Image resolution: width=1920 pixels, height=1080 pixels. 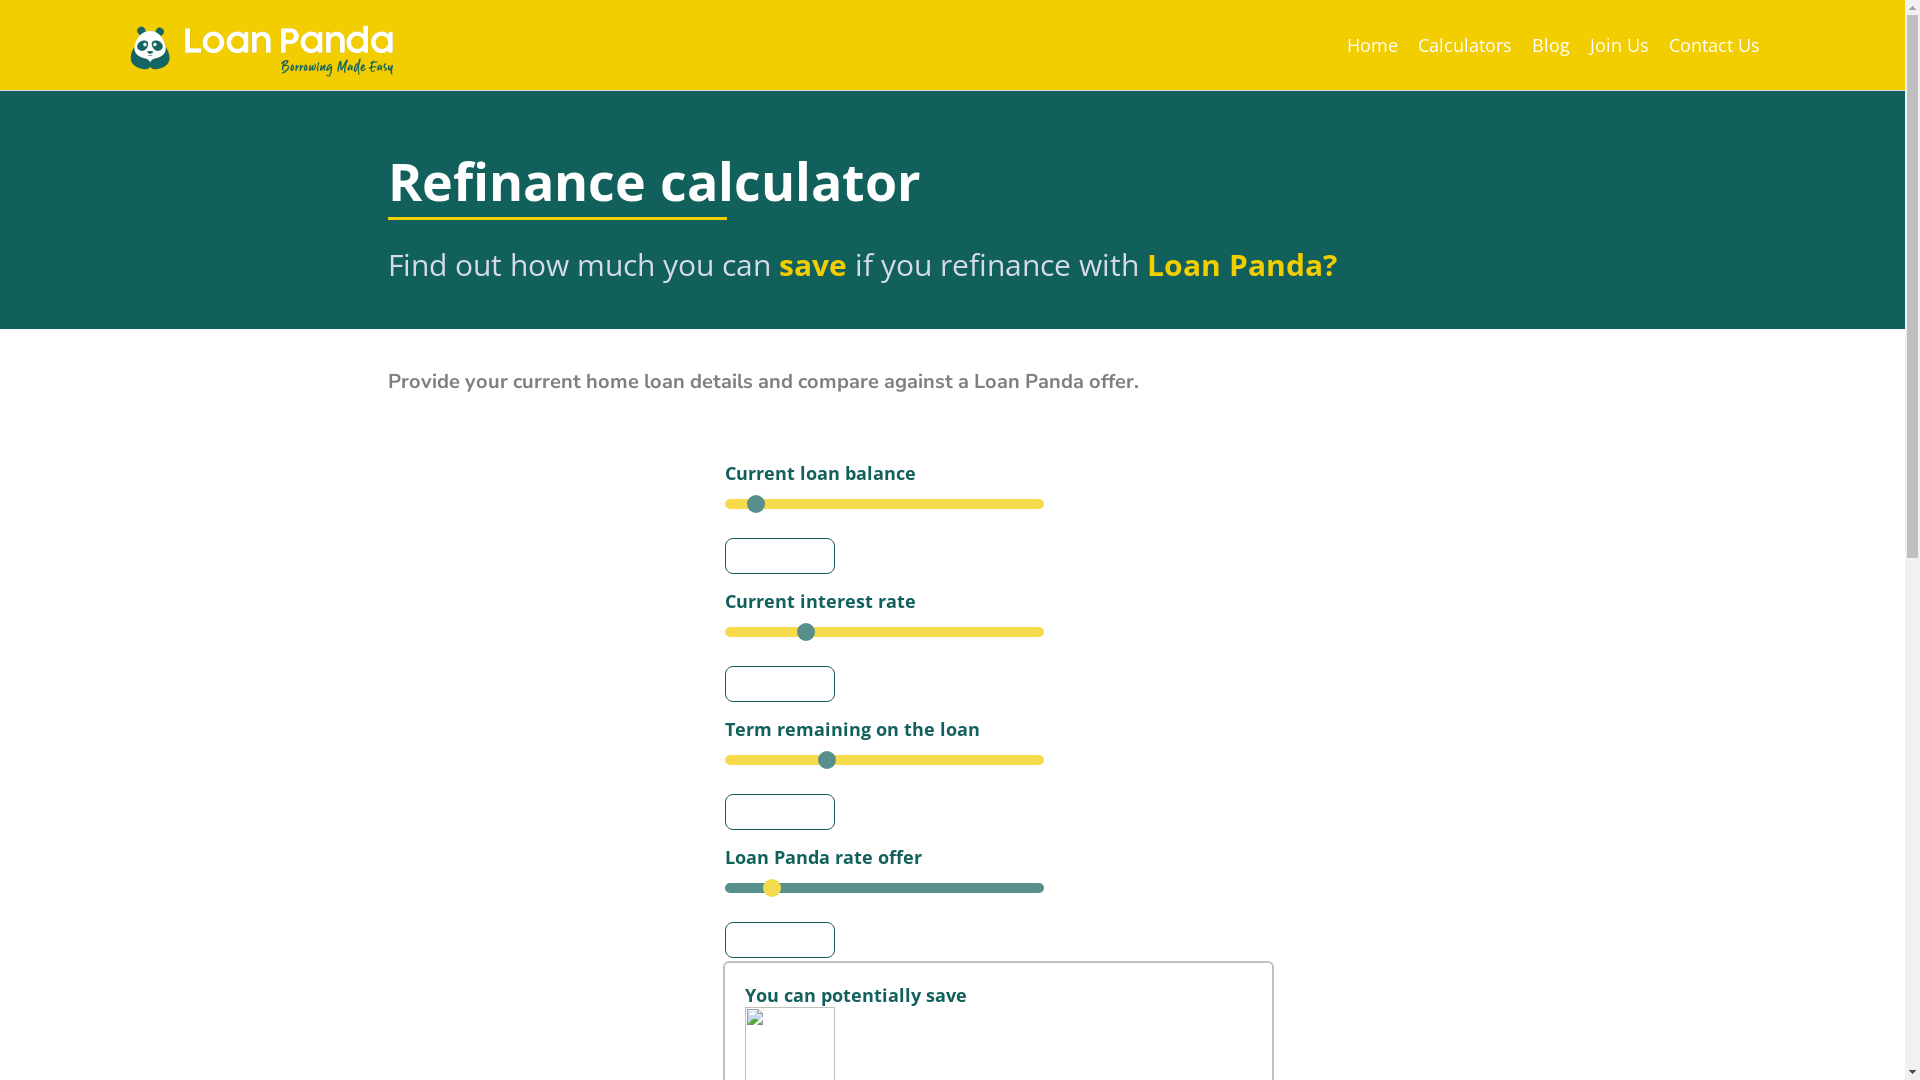 What do you see at coordinates (1713, 45) in the screenshot?
I see `'Contact Us'` at bounding box center [1713, 45].